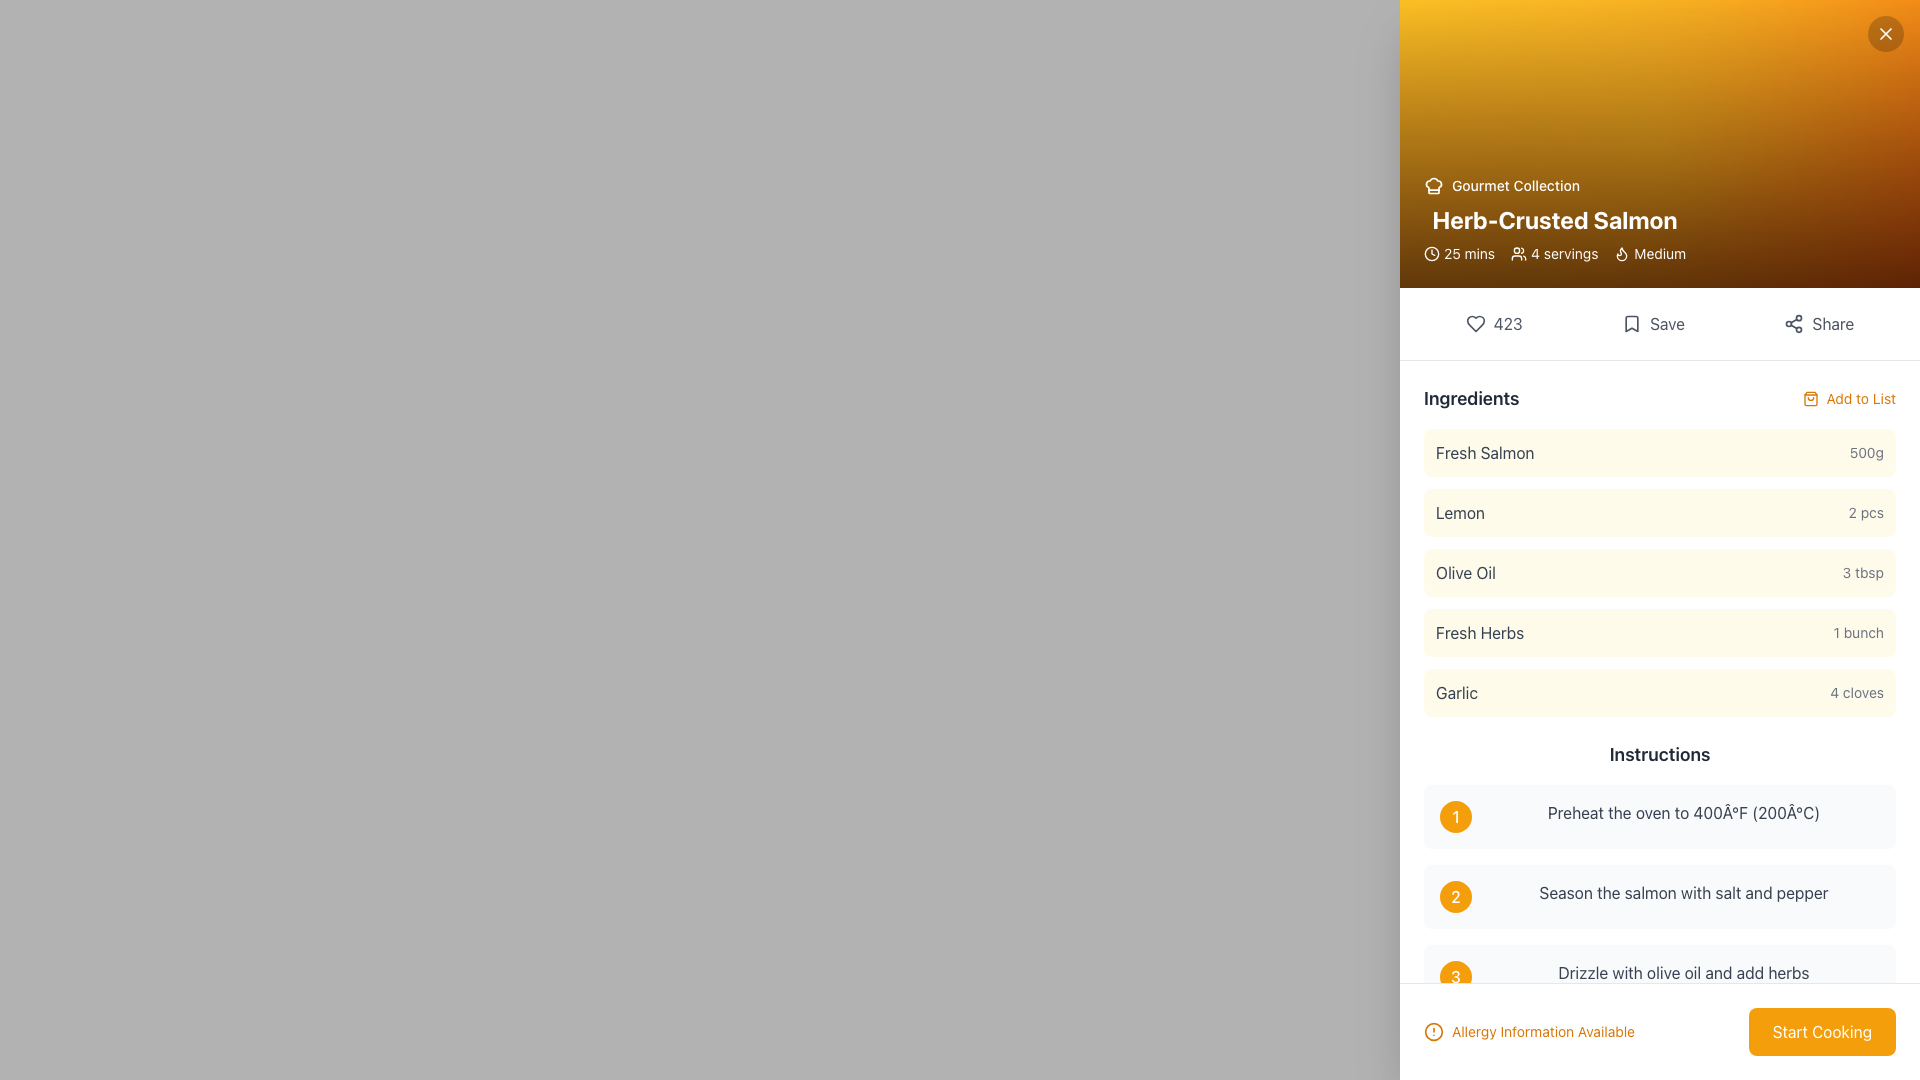 The height and width of the screenshot is (1080, 1920). I want to click on the Close icon represented by a white 'X' inside a rounded rectangular button in the top-right corner of the header section above the recipe titled 'Herb-Crusted Salmon' to trigger the hover effect, so click(1885, 34).